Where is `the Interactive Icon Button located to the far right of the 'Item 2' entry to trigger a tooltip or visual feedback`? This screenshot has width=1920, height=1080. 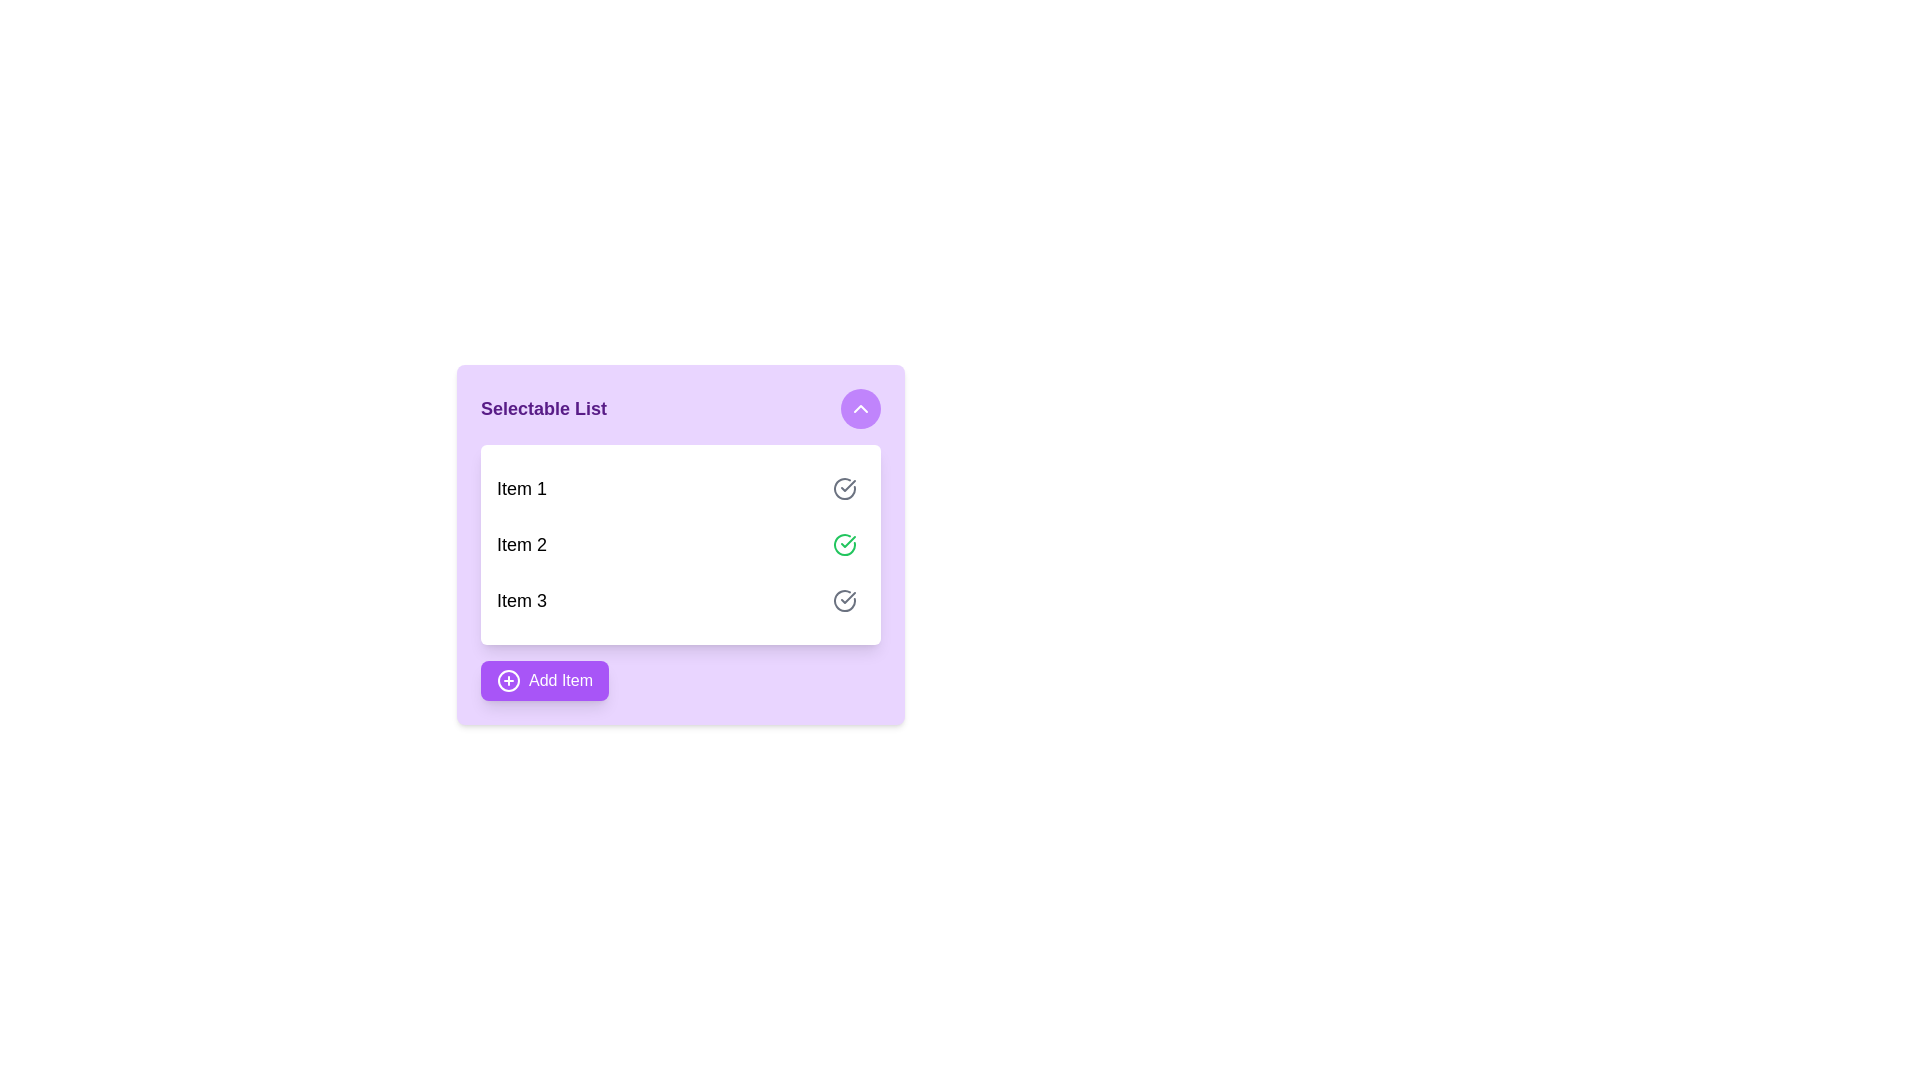
the Interactive Icon Button located to the far right of the 'Item 2' entry to trigger a tooltip or visual feedback is located at coordinates (844, 544).